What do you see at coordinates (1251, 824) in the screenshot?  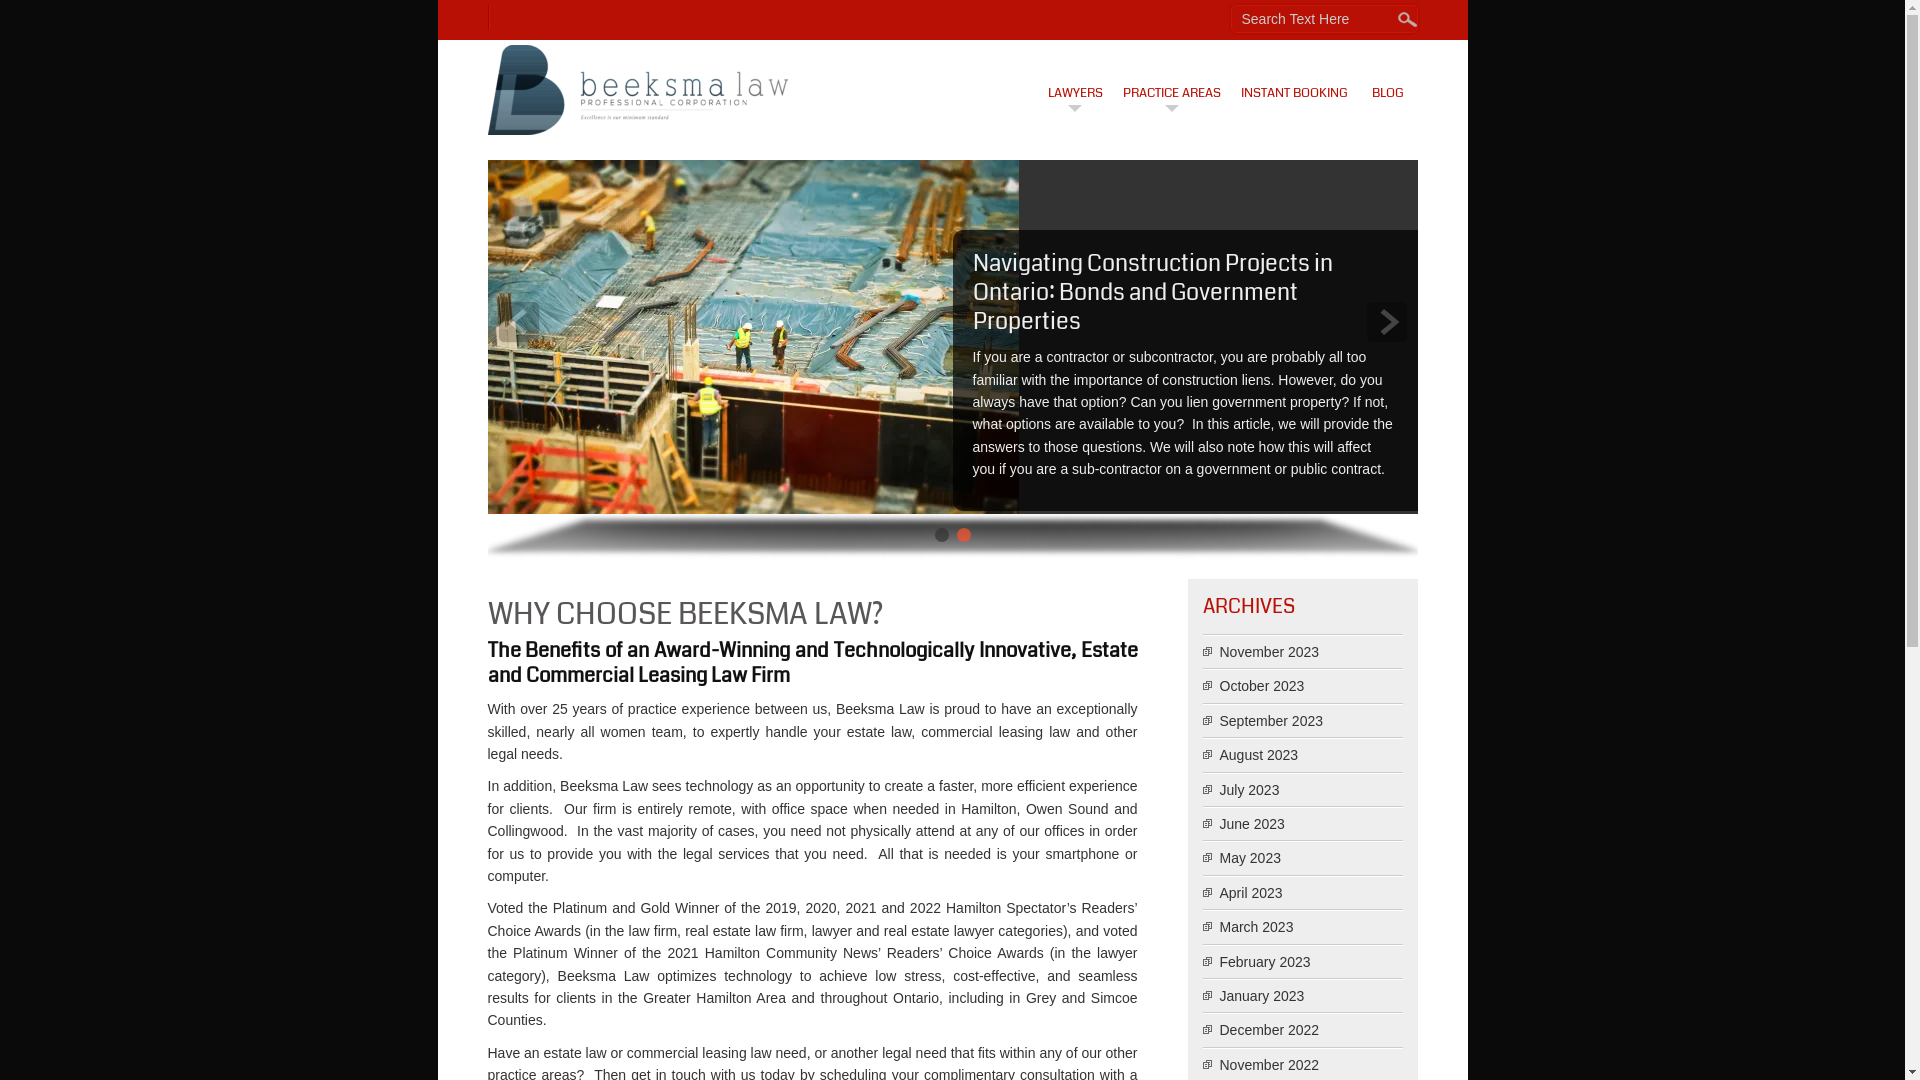 I see `'June 2023'` at bounding box center [1251, 824].